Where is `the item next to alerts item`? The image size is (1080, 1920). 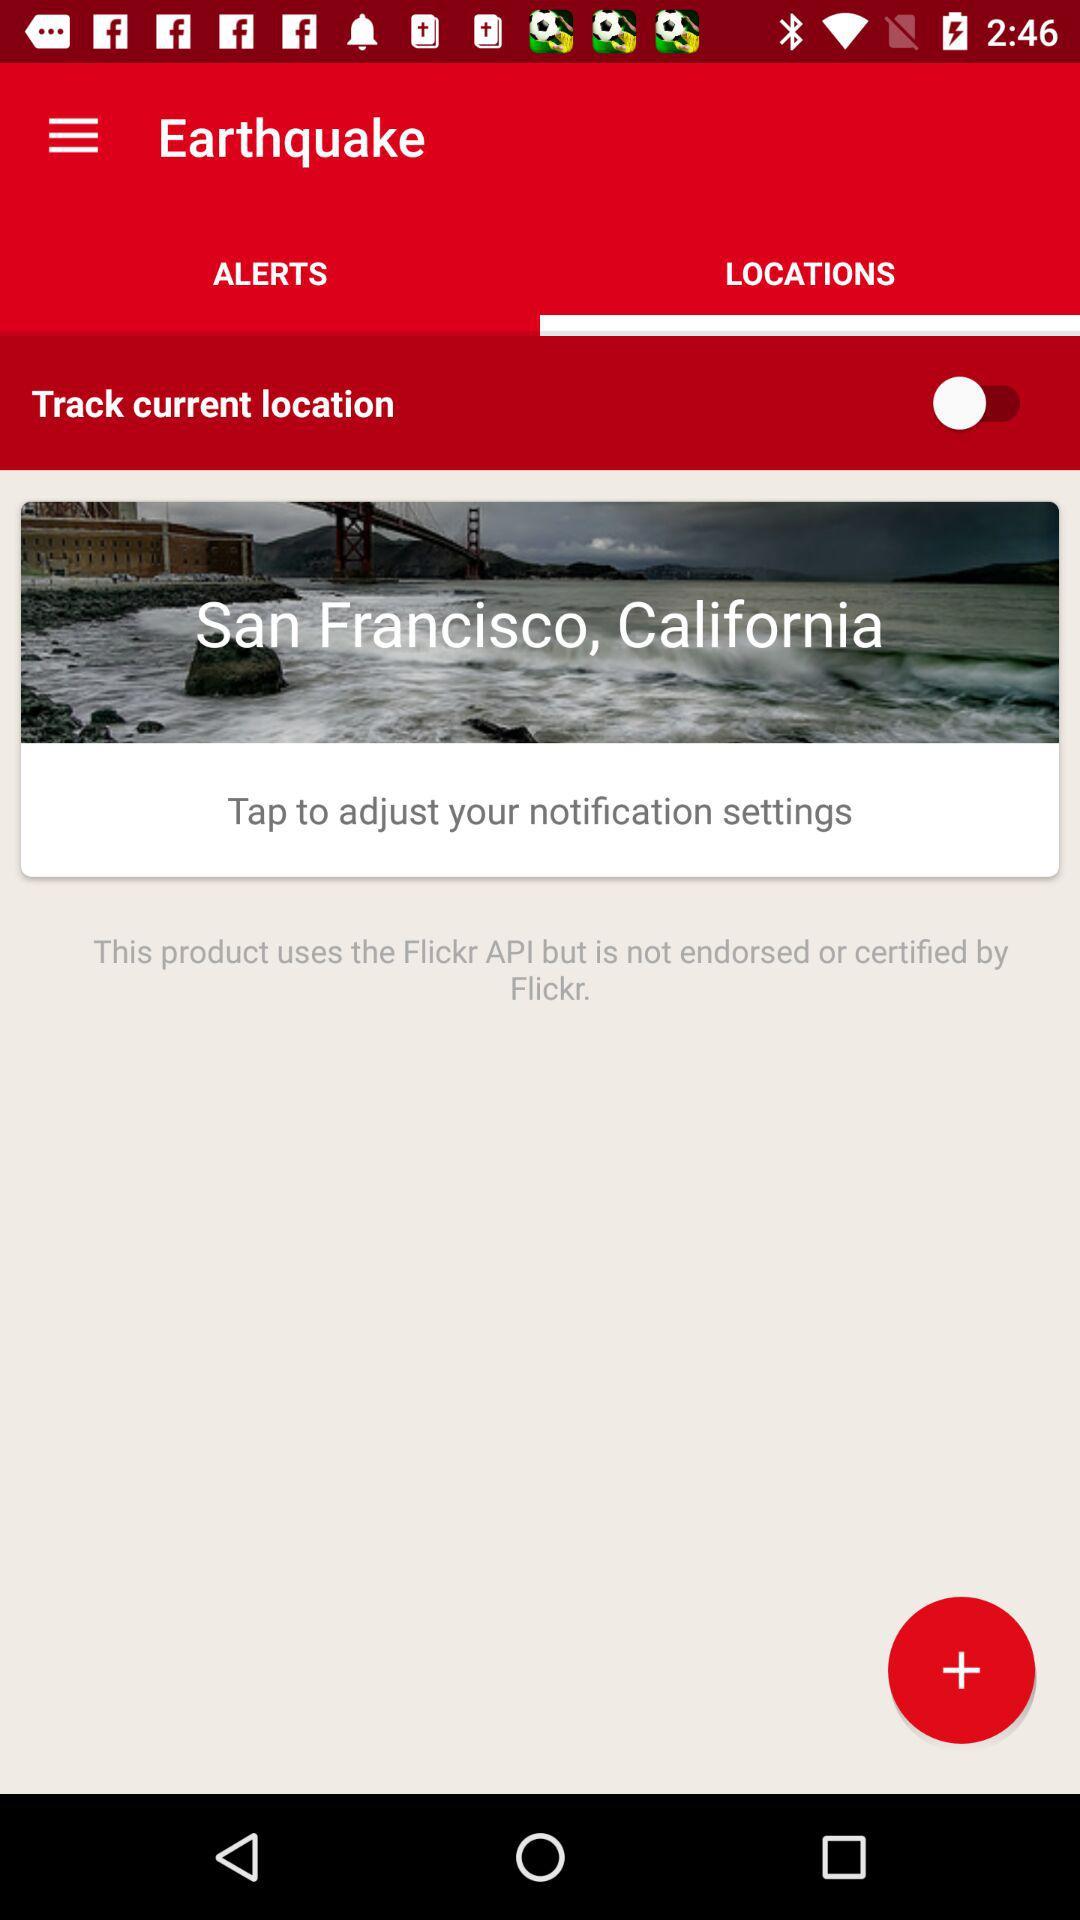 the item next to alerts item is located at coordinates (810, 272).